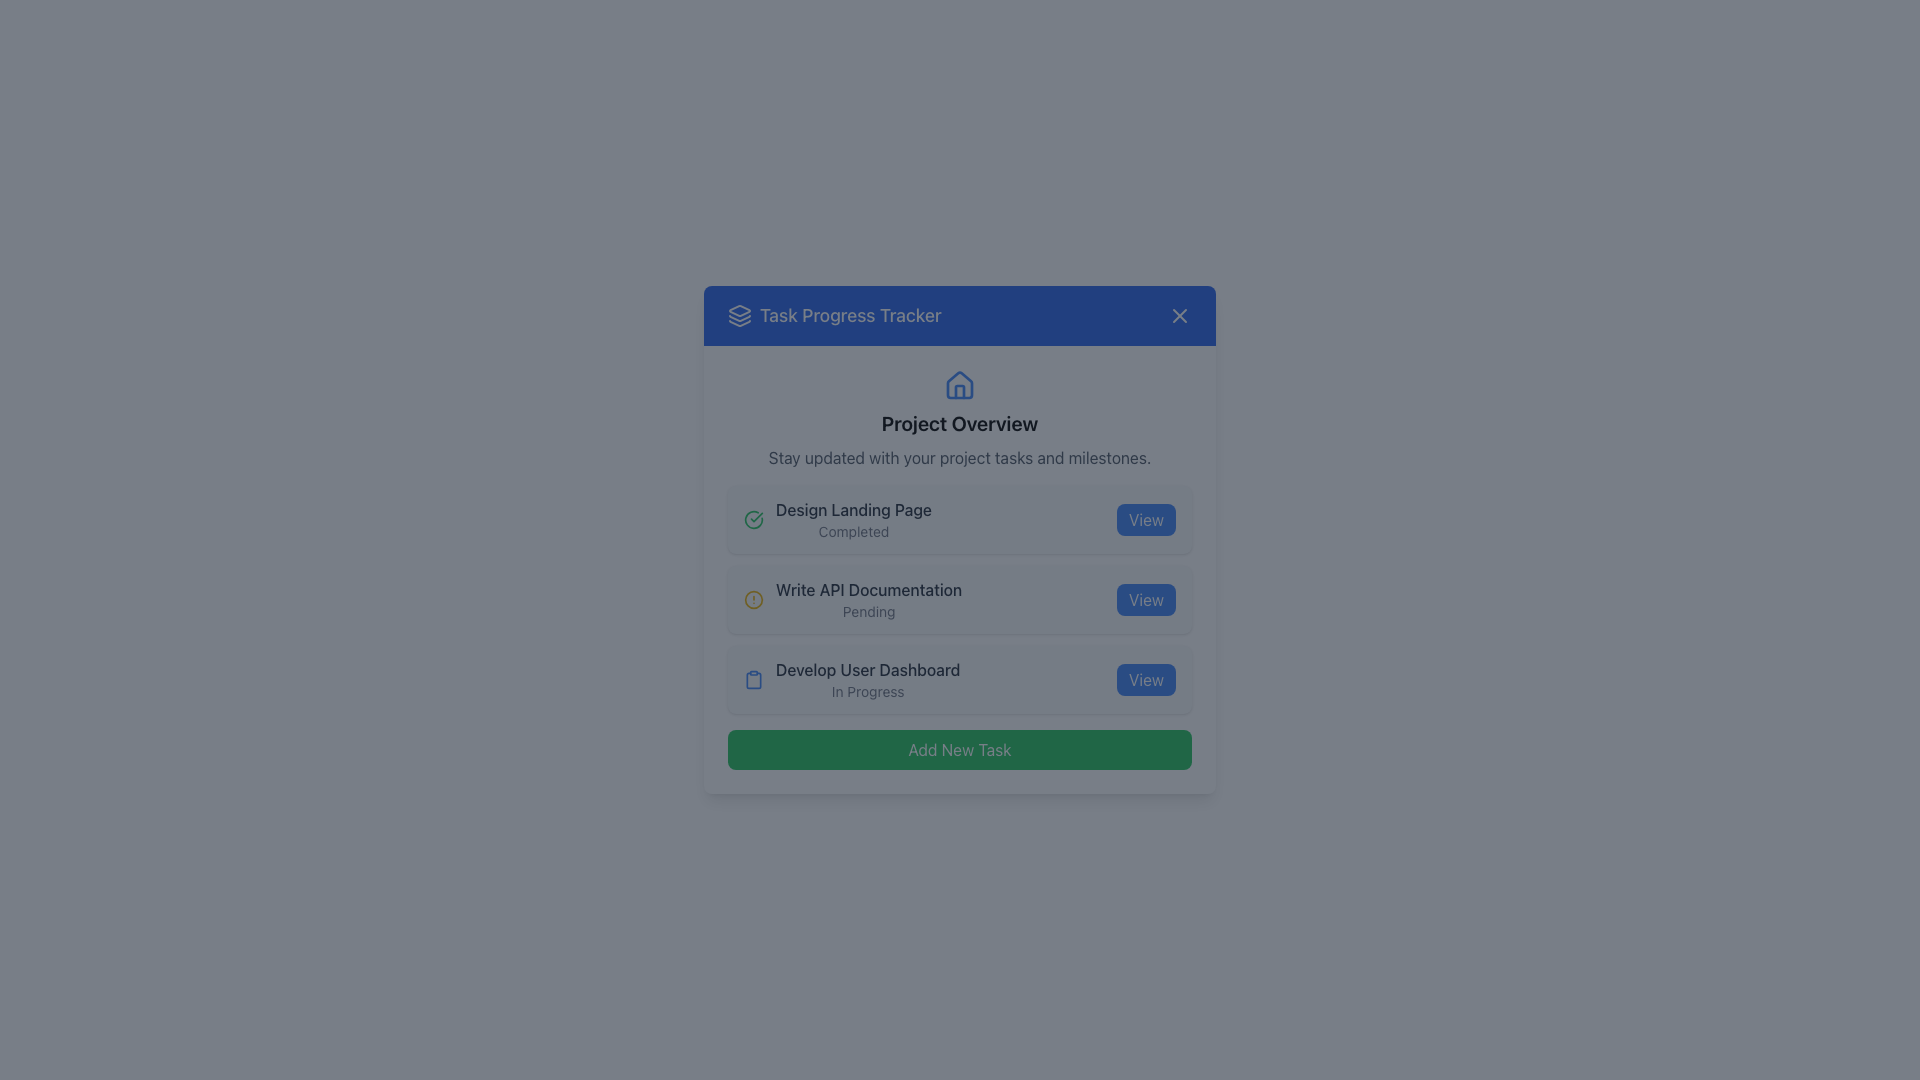 The height and width of the screenshot is (1080, 1920). What do you see at coordinates (1146, 599) in the screenshot?
I see `the rounded rectangular blue button labeled 'View'` at bounding box center [1146, 599].